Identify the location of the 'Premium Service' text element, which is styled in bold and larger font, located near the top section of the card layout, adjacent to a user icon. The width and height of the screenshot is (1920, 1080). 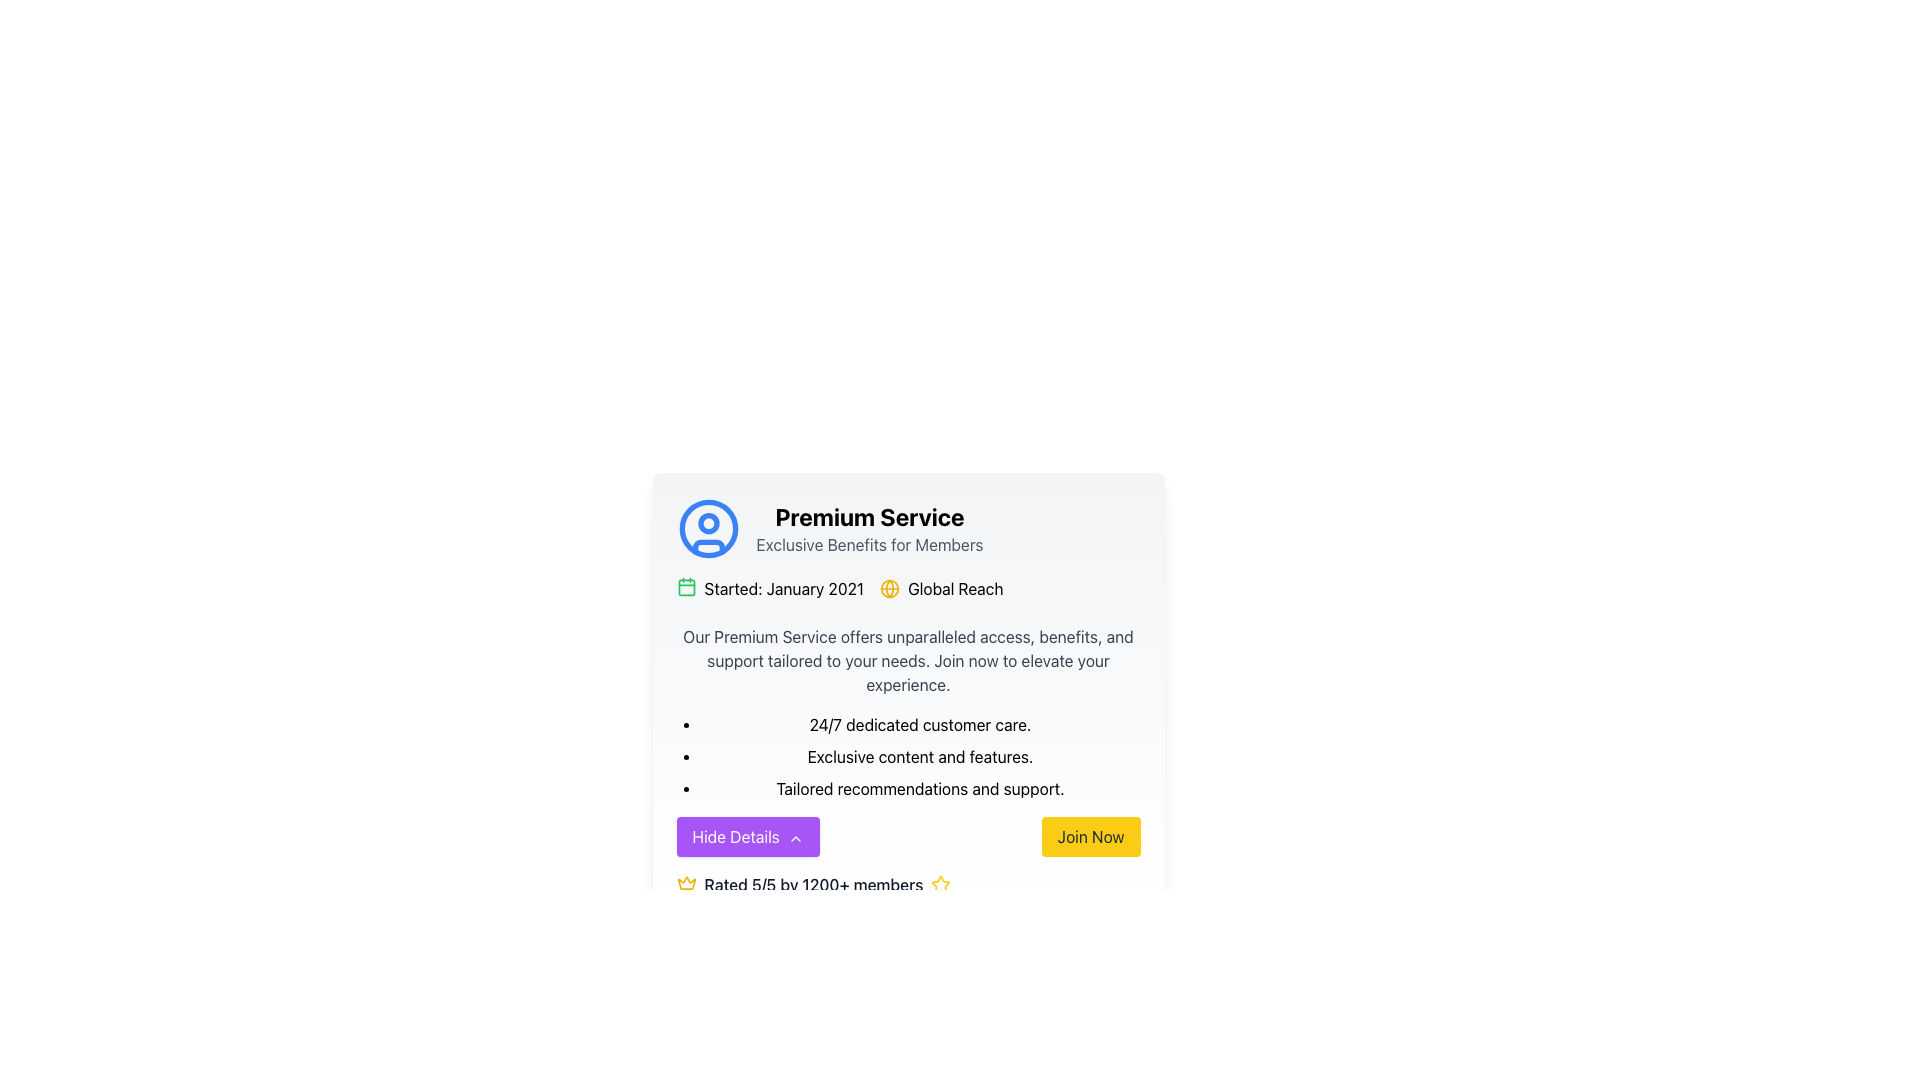
(869, 527).